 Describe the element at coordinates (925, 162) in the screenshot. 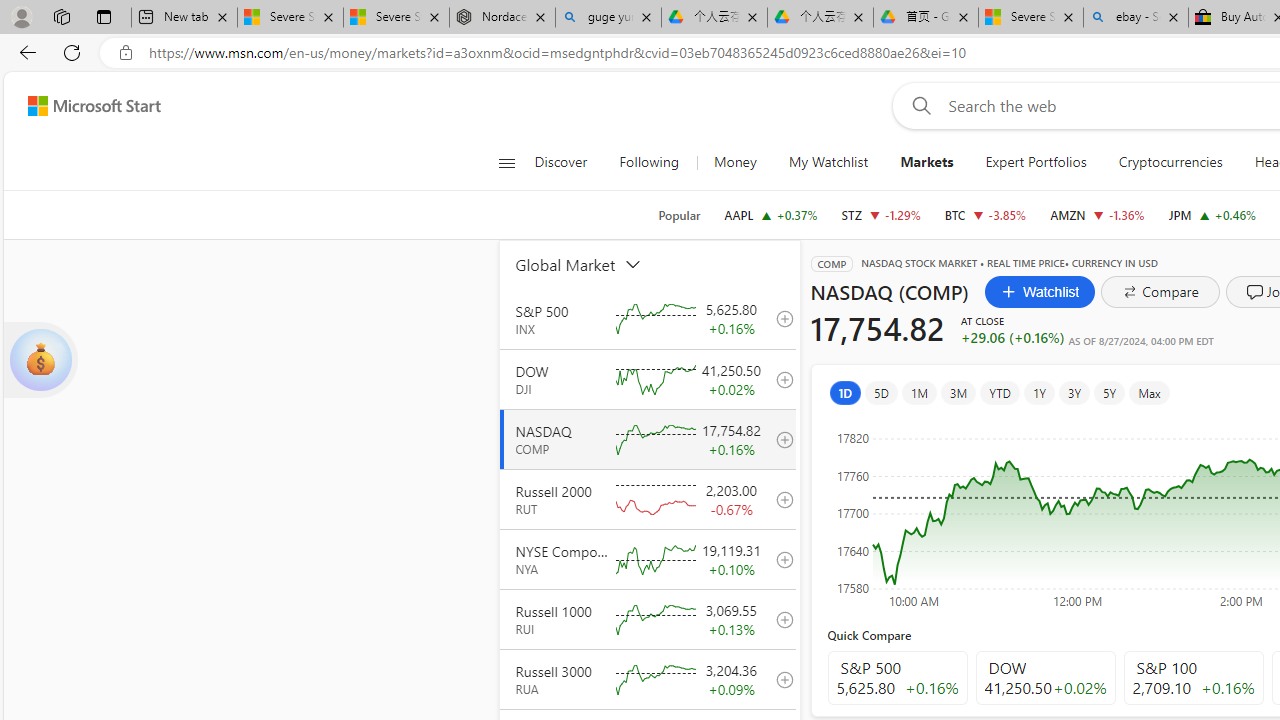

I see `'Markets'` at that location.